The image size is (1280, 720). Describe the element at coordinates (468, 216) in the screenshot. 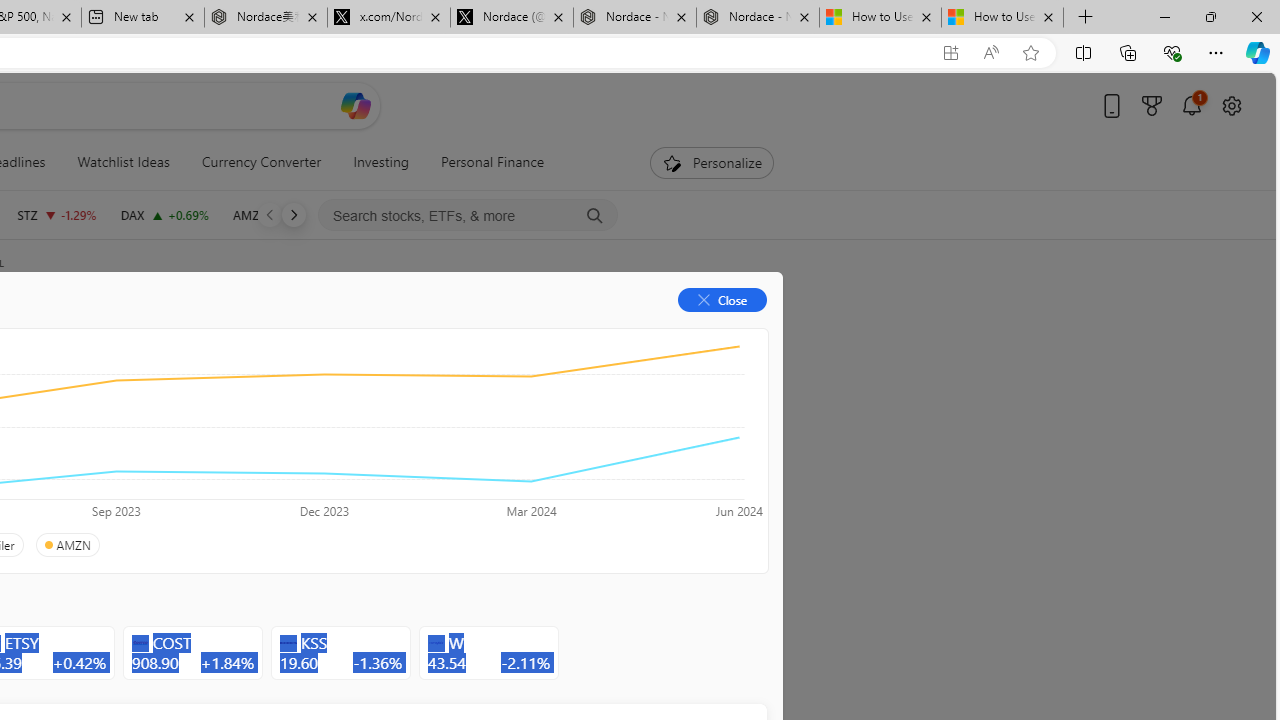

I see `'Search stocks, ETFs, & more'` at that location.